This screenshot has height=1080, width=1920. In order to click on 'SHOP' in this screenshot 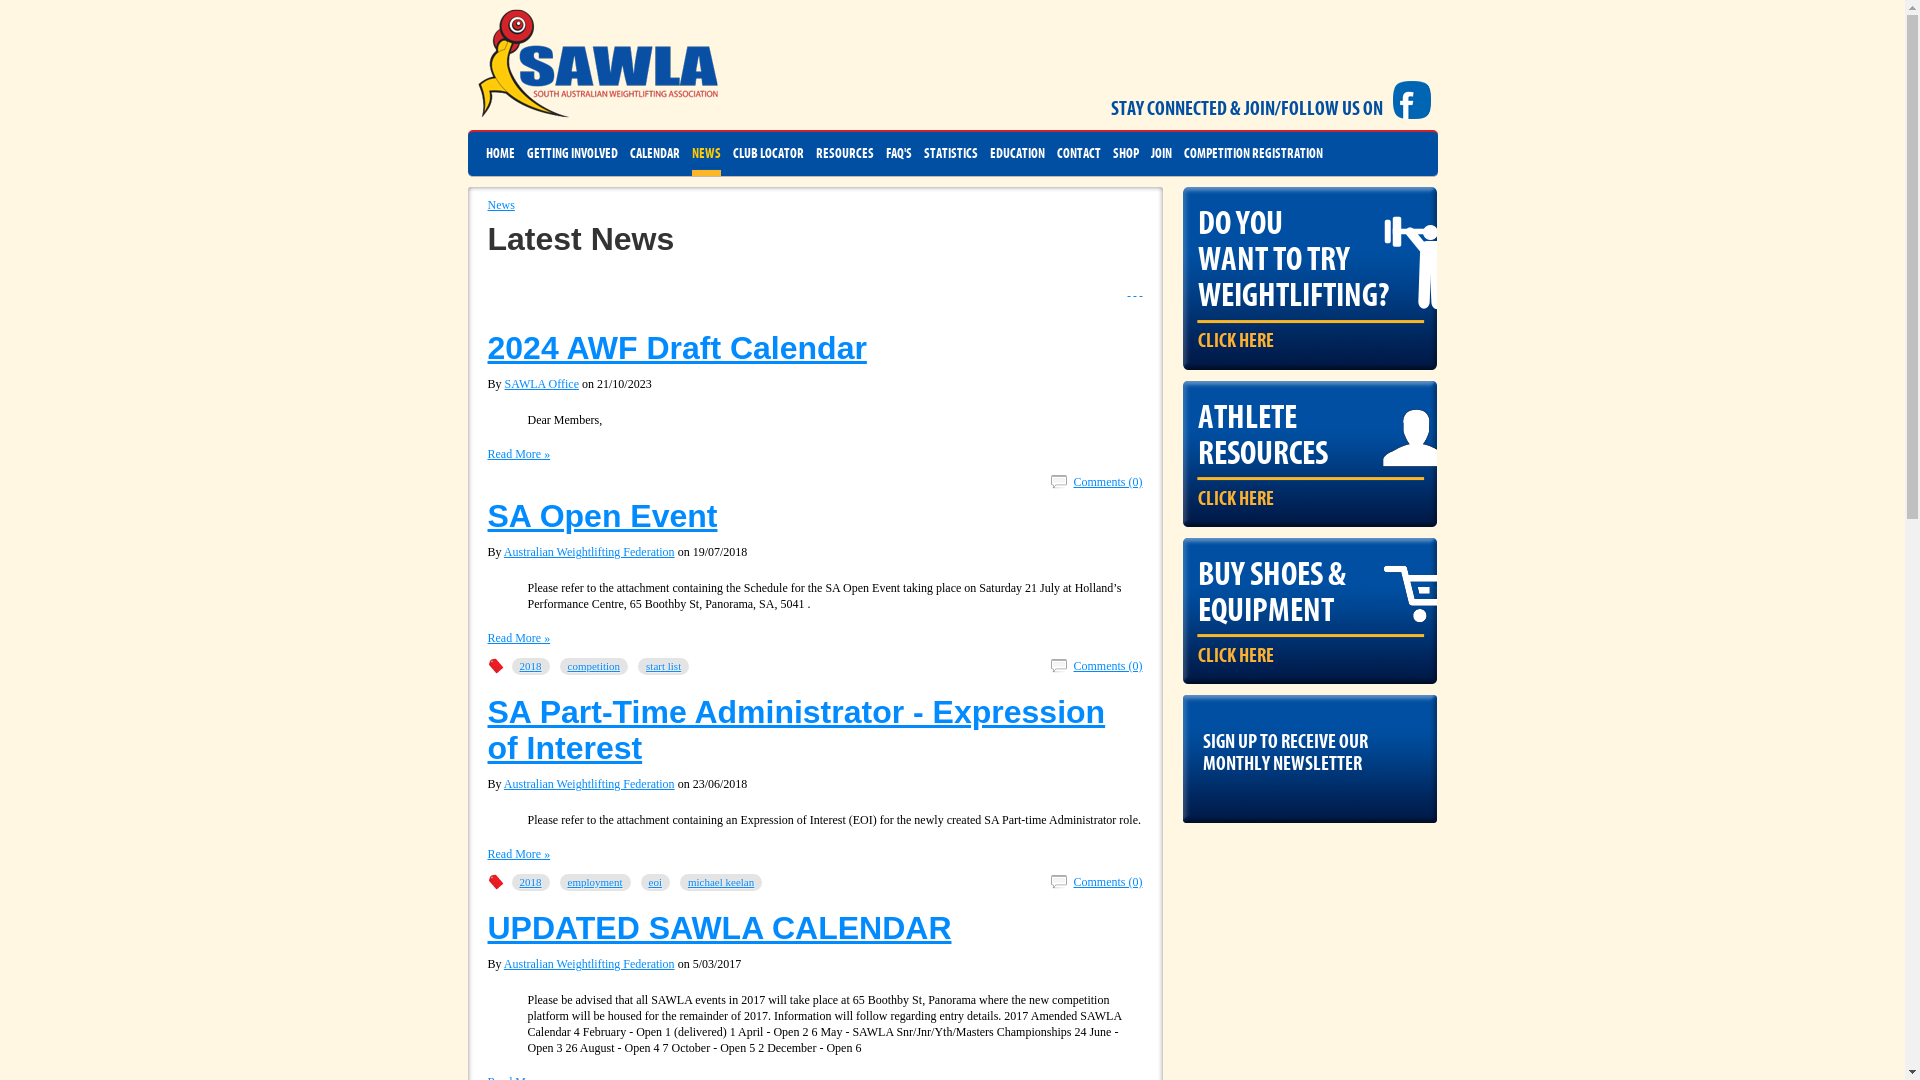, I will do `click(1124, 153)`.